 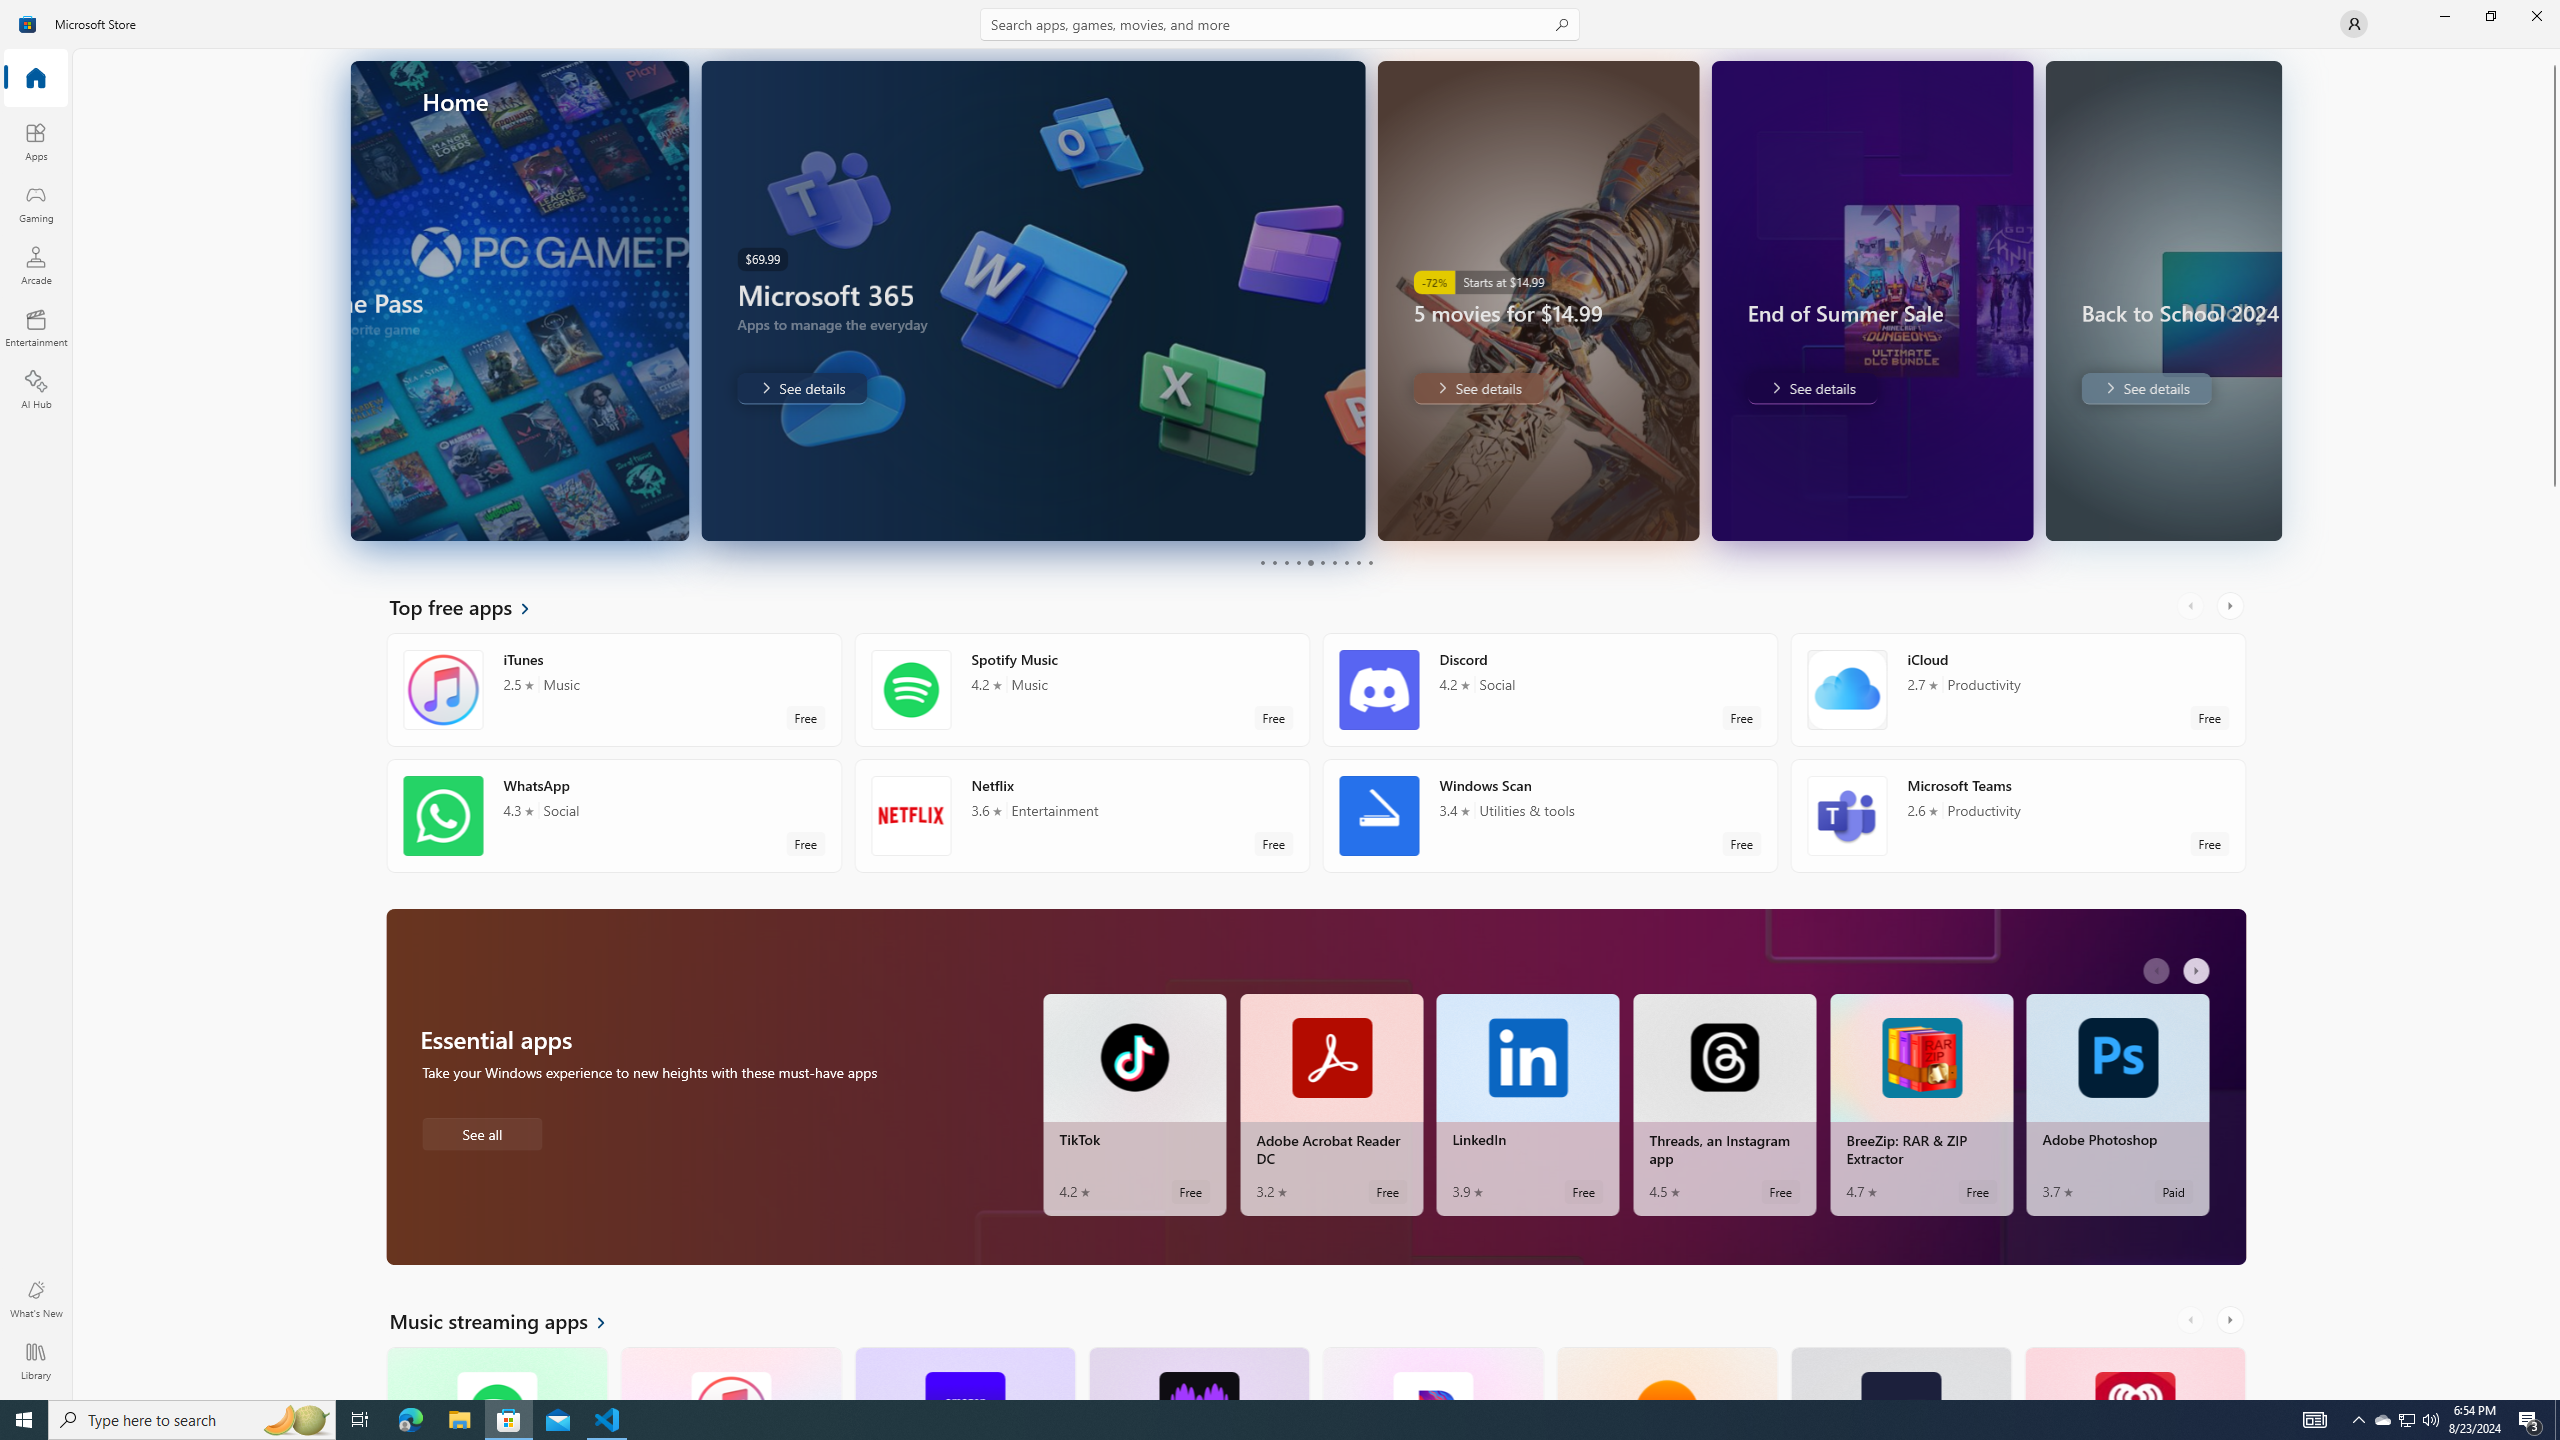 I want to click on 'Vertical Small Decrease', so click(x=2552, y=55).